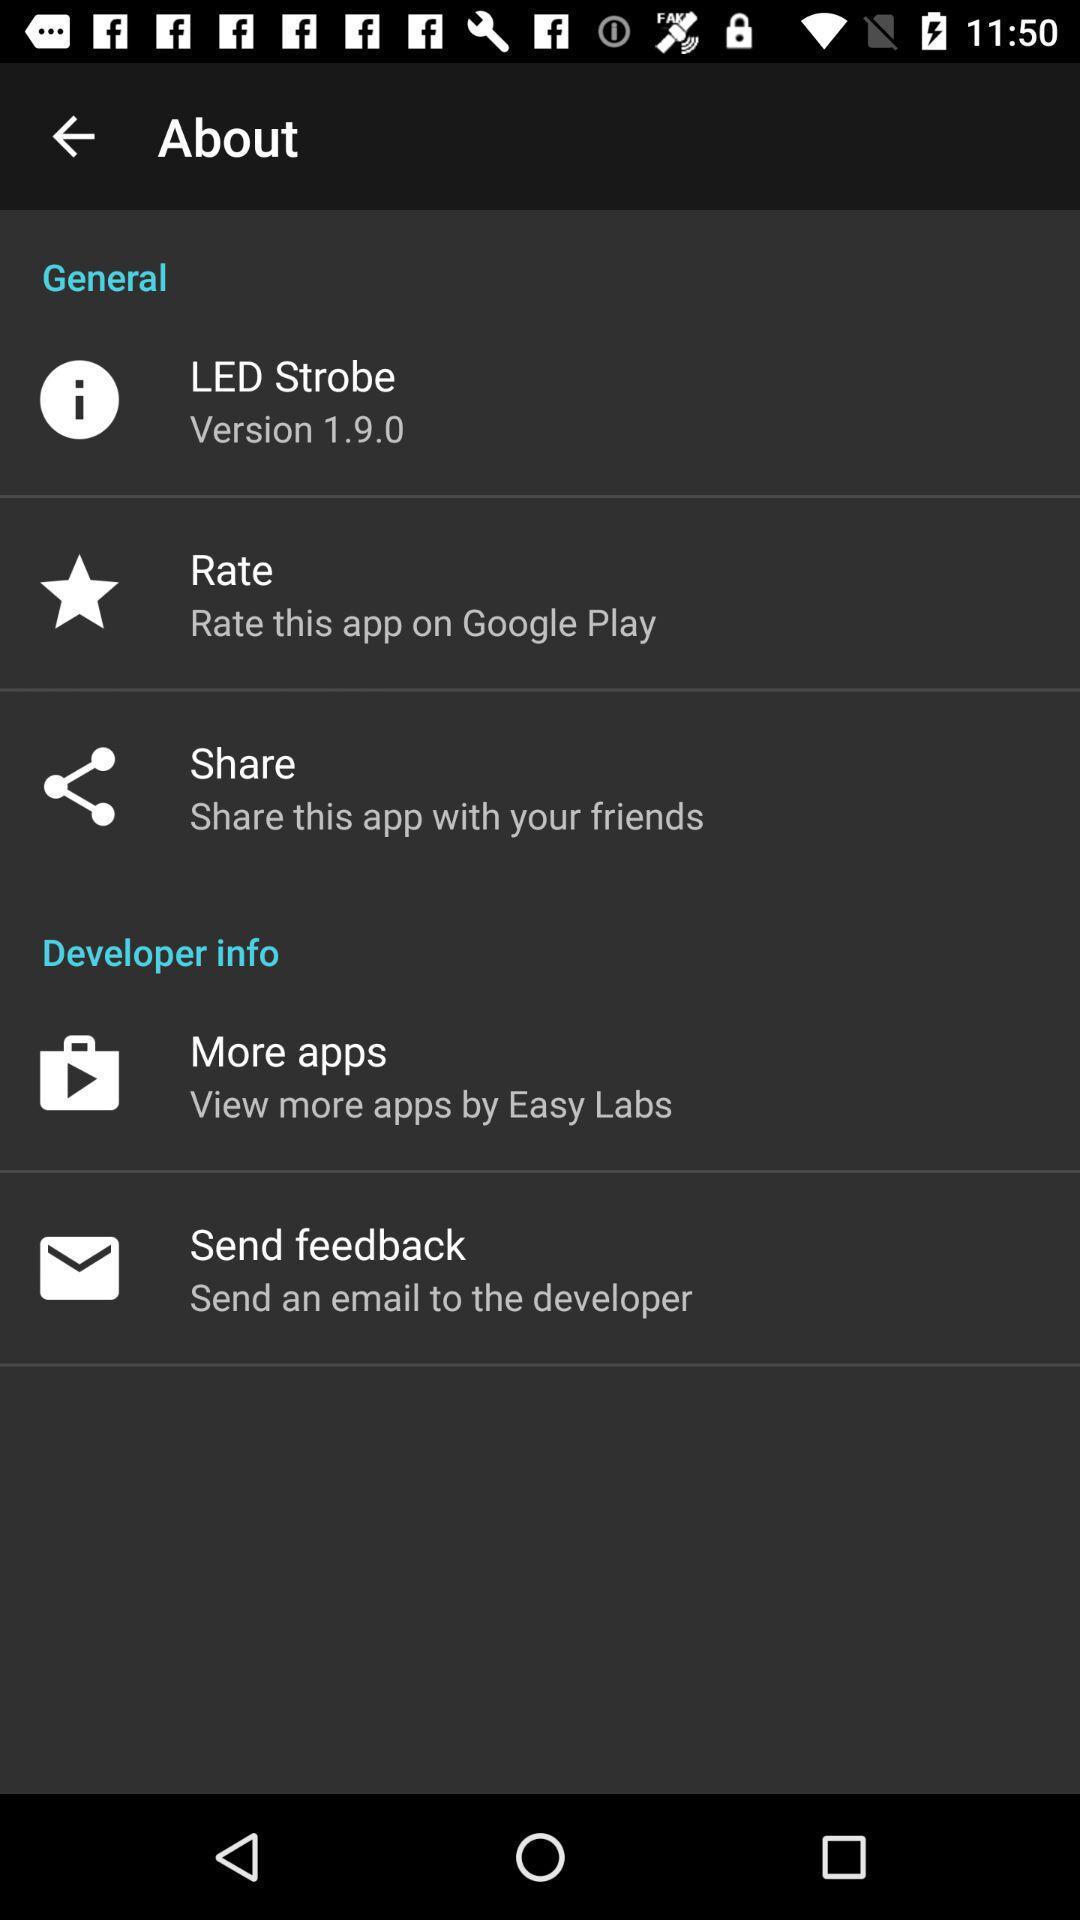 The image size is (1080, 1920). What do you see at coordinates (297, 427) in the screenshot?
I see `the icon below led strobe icon` at bounding box center [297, 427].